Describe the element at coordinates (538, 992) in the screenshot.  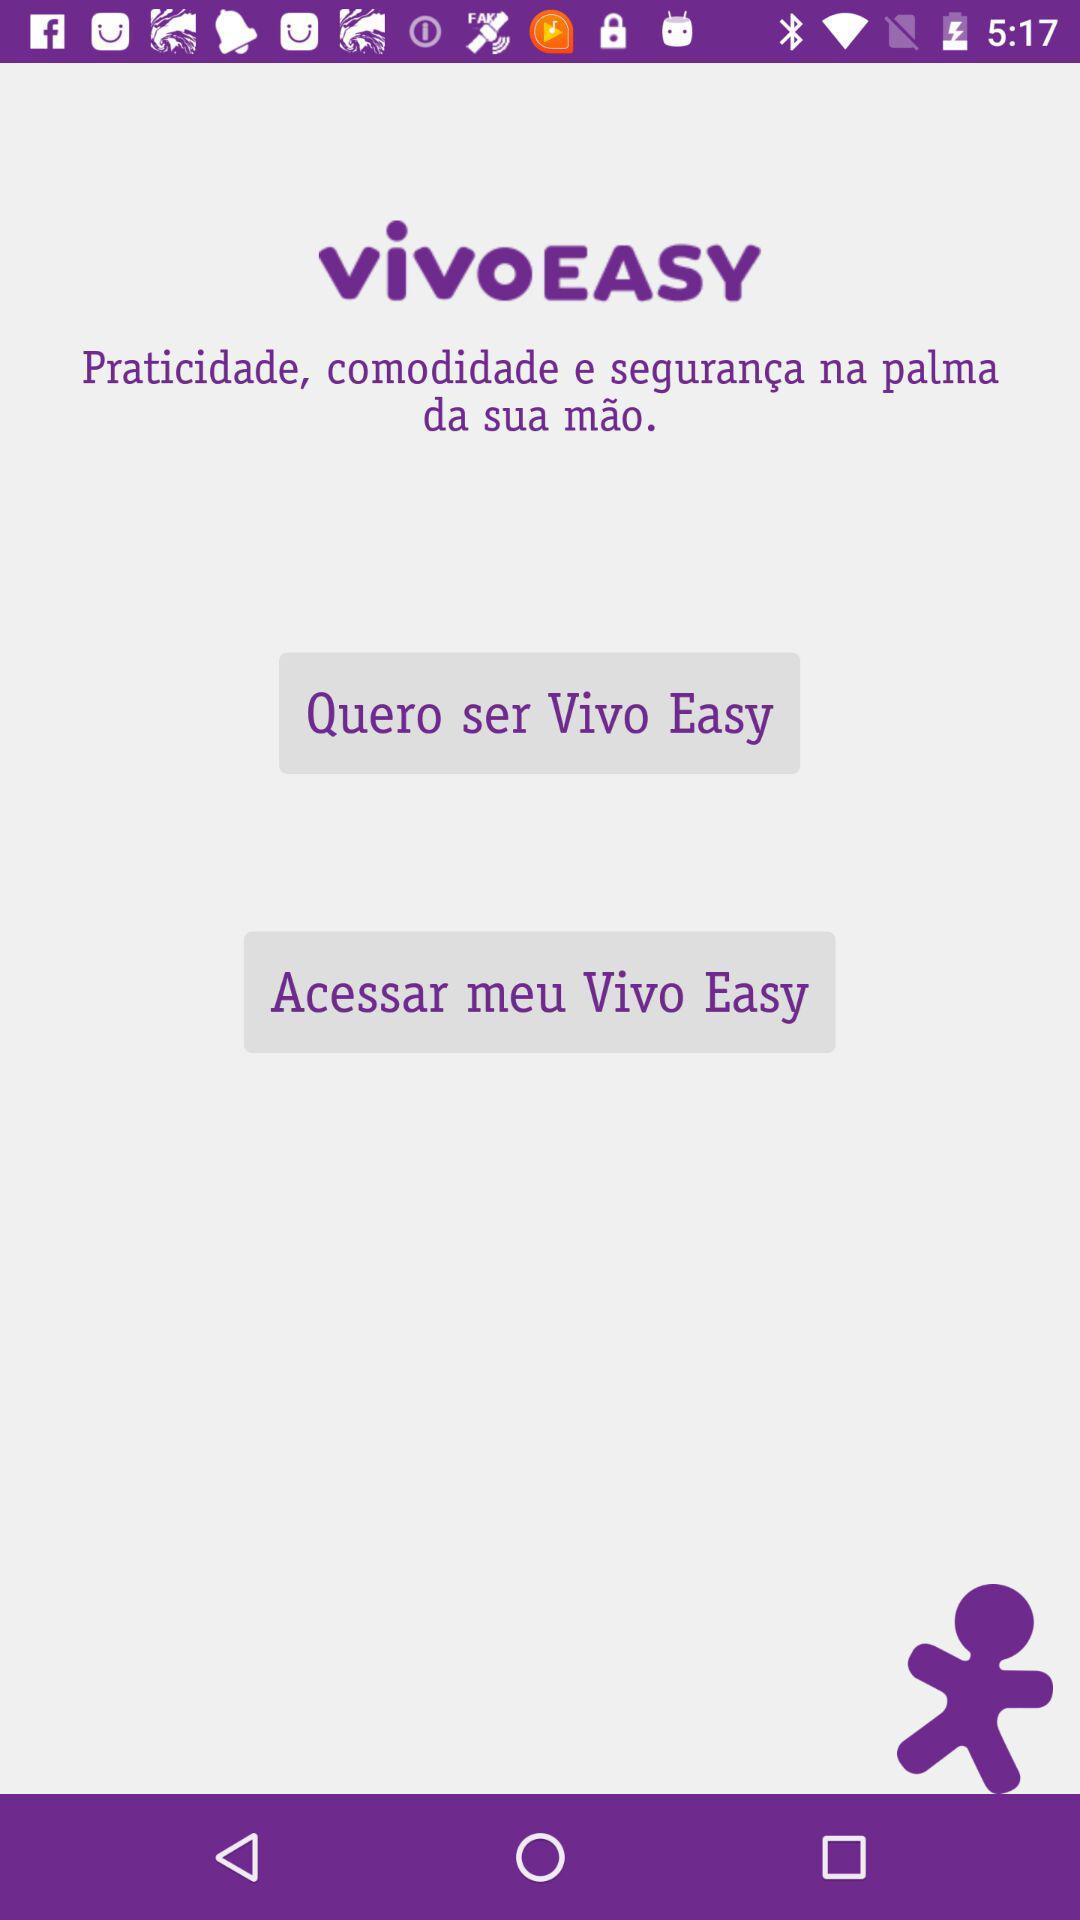
I see `acessar meu vivo icon` at that location.